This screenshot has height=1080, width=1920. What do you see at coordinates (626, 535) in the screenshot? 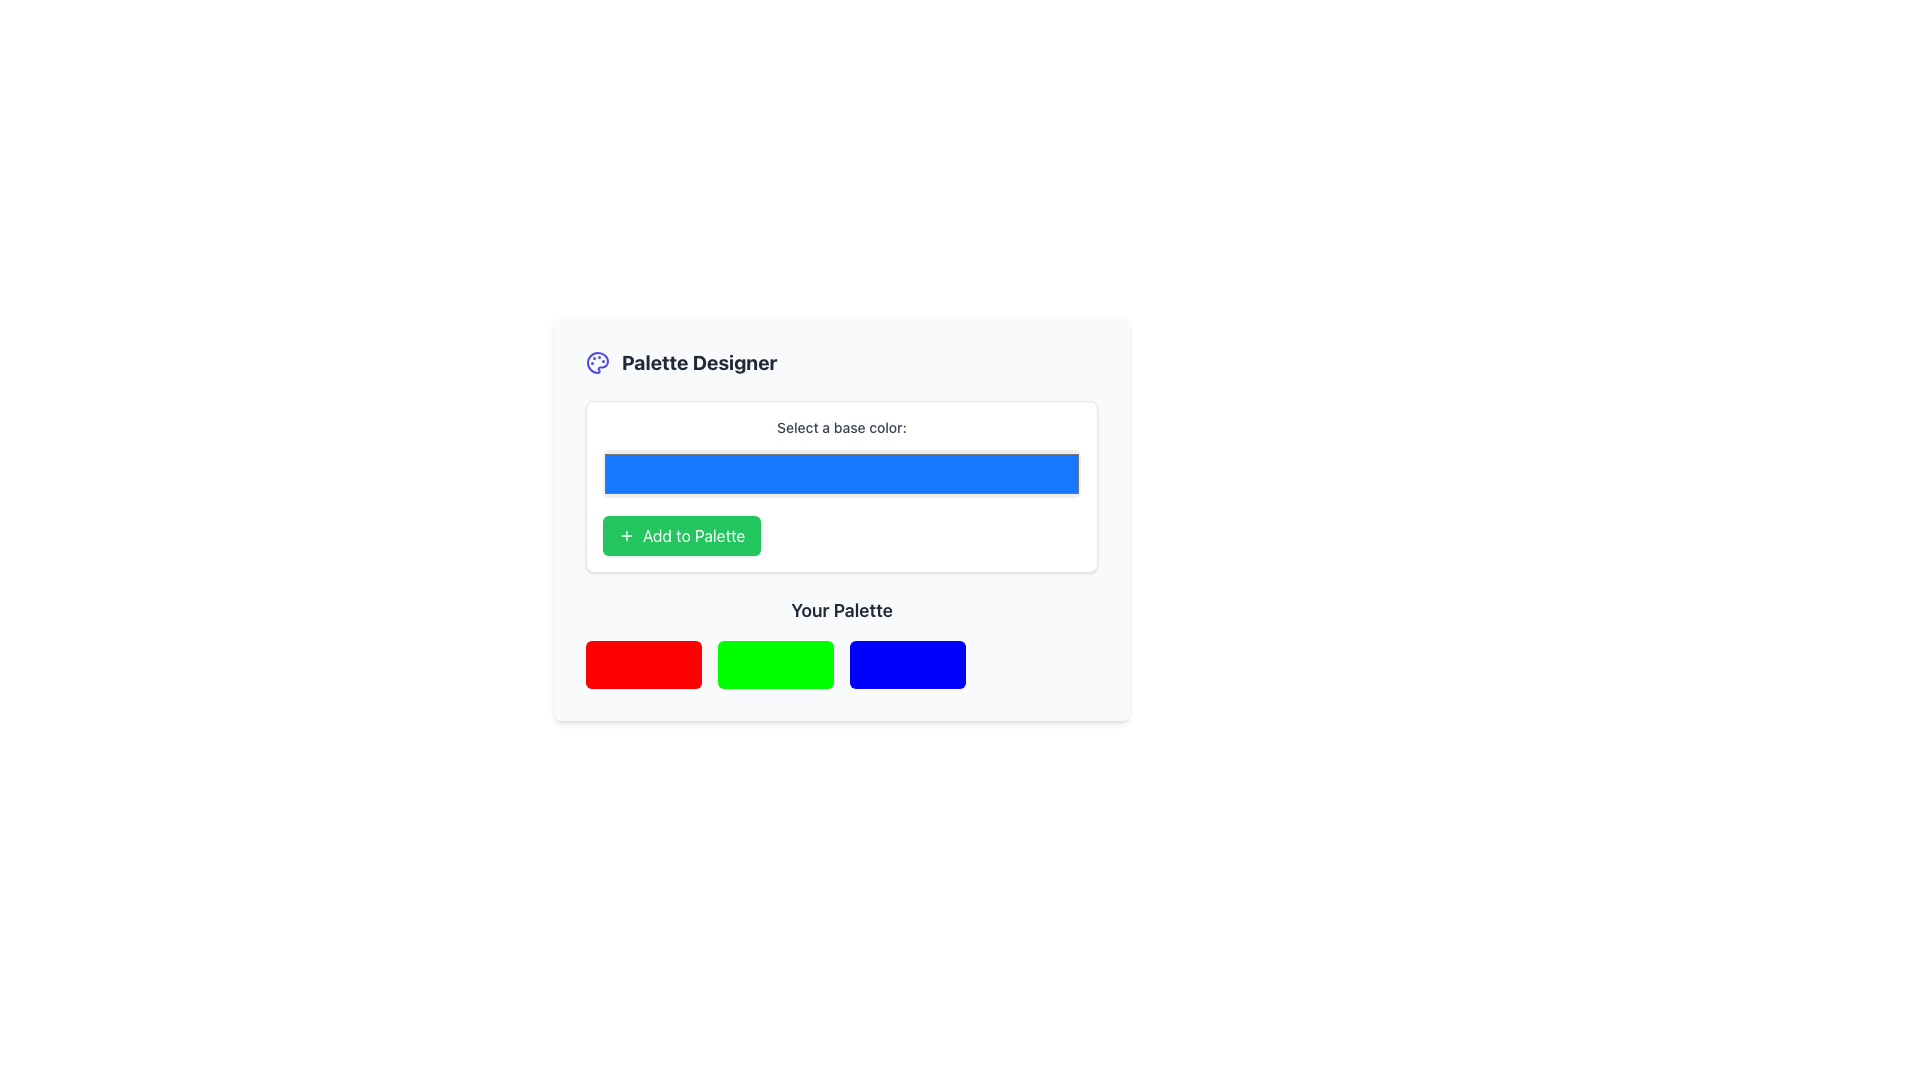
I see `the green button labeled 'Add to Palette' that contains the icon indicating the 'Add to Palette' action, positioned below the blue color selection area and above the 'Your Palette' section` at bounding box center [626, 535].